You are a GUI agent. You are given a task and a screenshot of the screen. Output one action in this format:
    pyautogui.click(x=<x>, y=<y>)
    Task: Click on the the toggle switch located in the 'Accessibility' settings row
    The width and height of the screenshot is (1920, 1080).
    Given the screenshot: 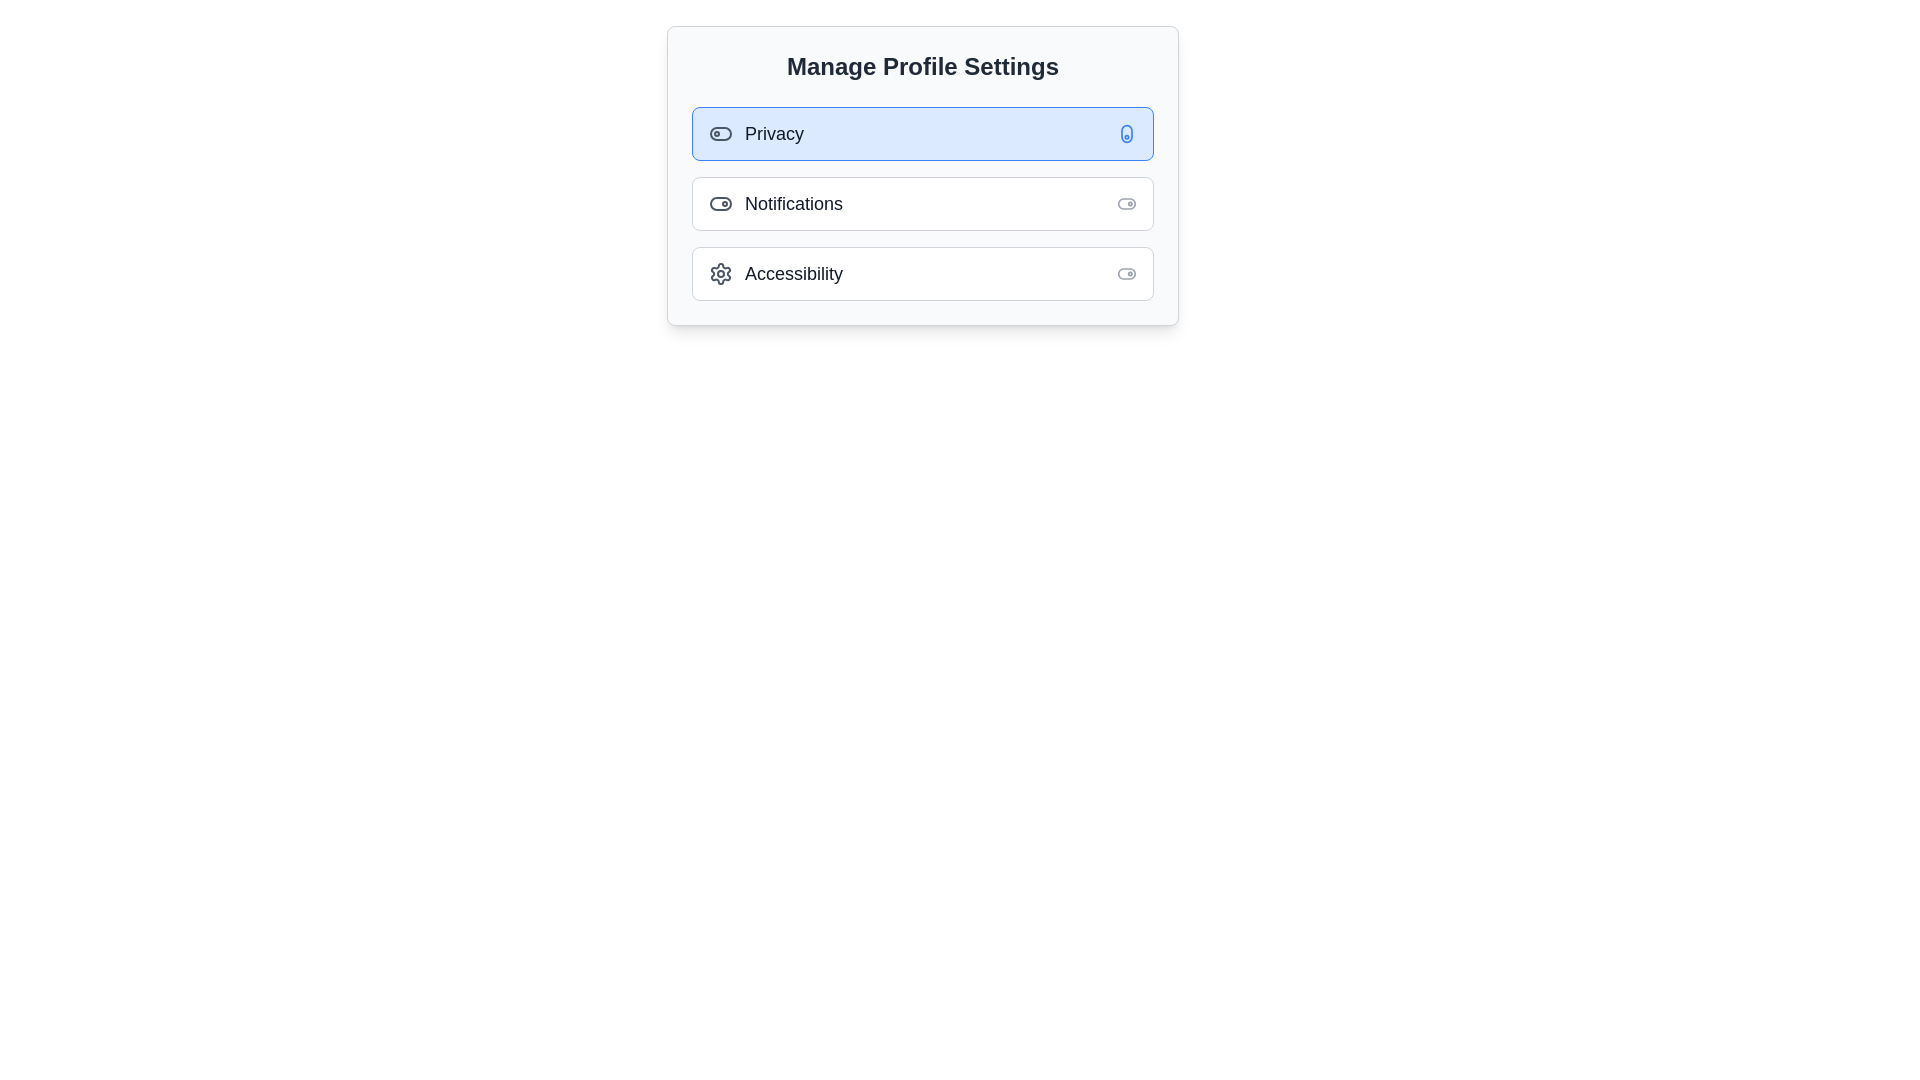 What is the action you would take?
    pyautogui.click(x=1127, y=273)
    